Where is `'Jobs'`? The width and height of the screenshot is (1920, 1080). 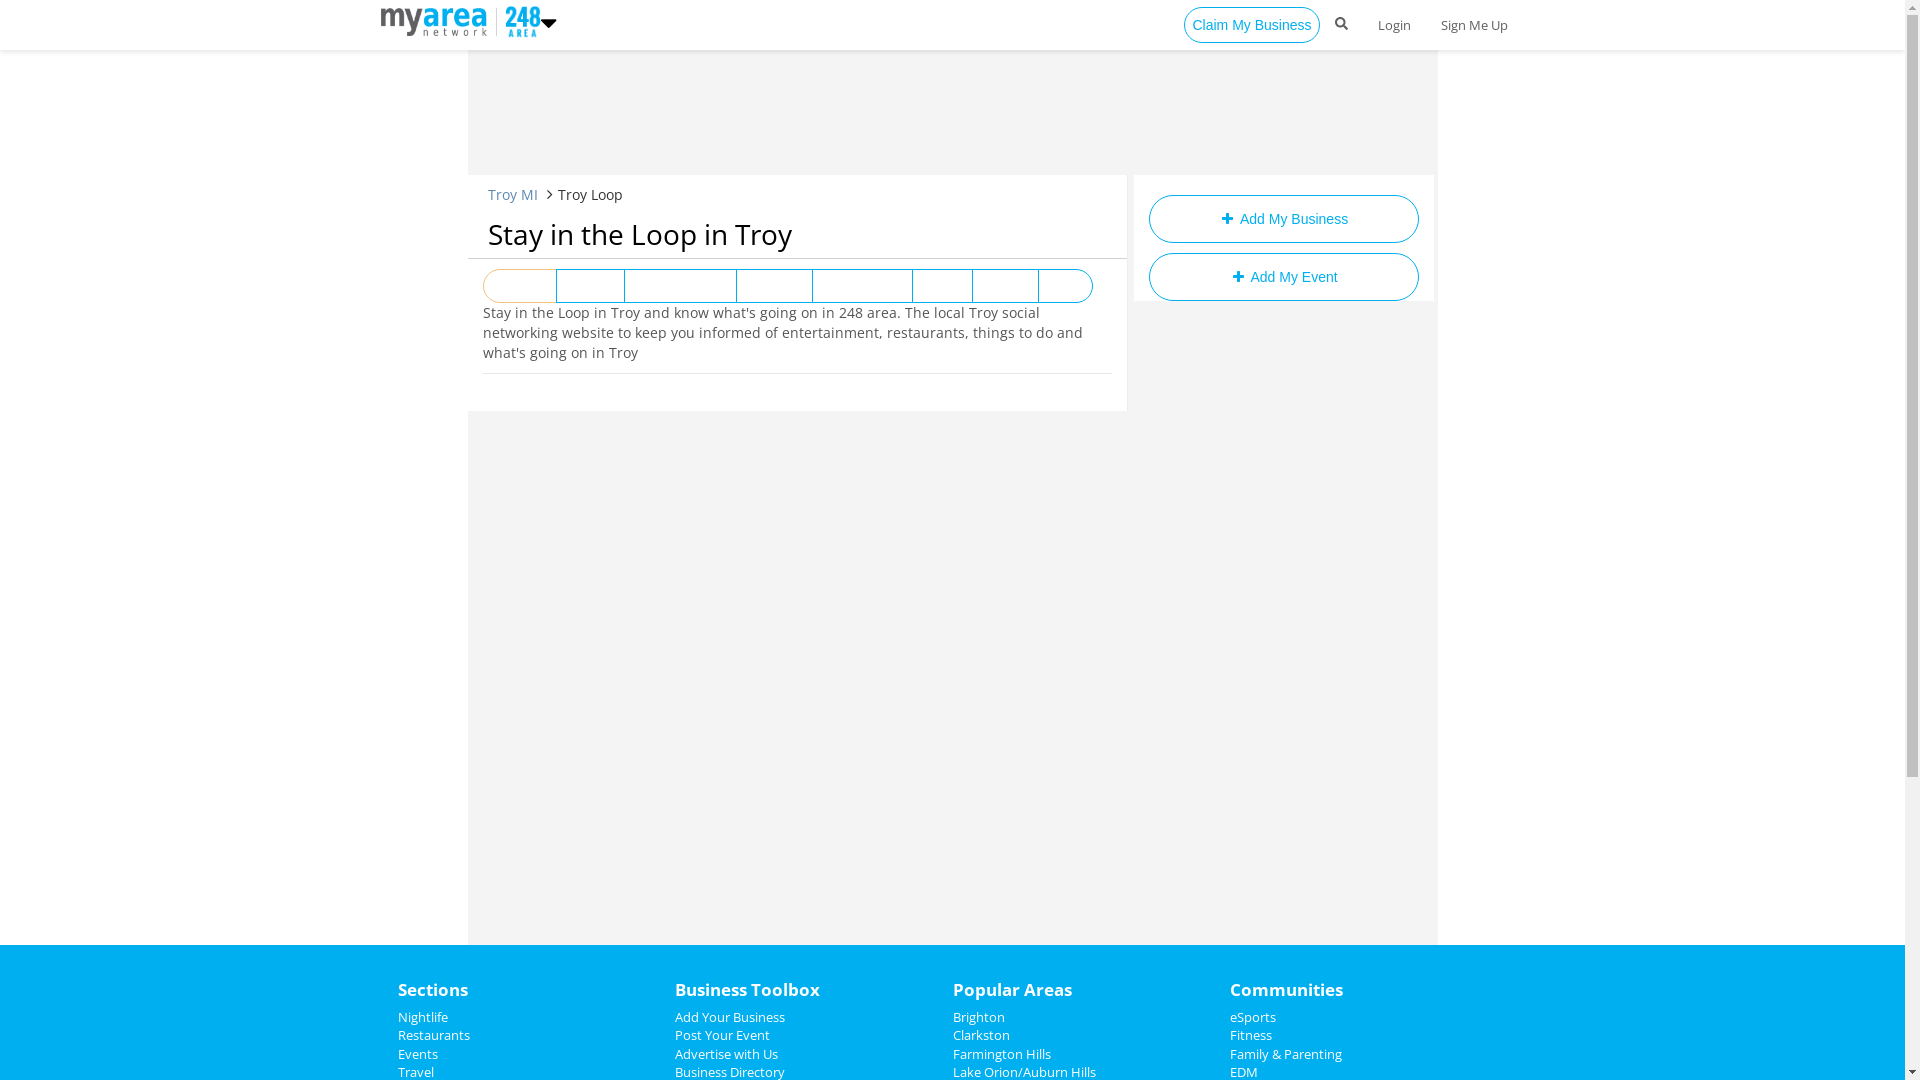
'Jobs' is located at coordinates (1064, 285).